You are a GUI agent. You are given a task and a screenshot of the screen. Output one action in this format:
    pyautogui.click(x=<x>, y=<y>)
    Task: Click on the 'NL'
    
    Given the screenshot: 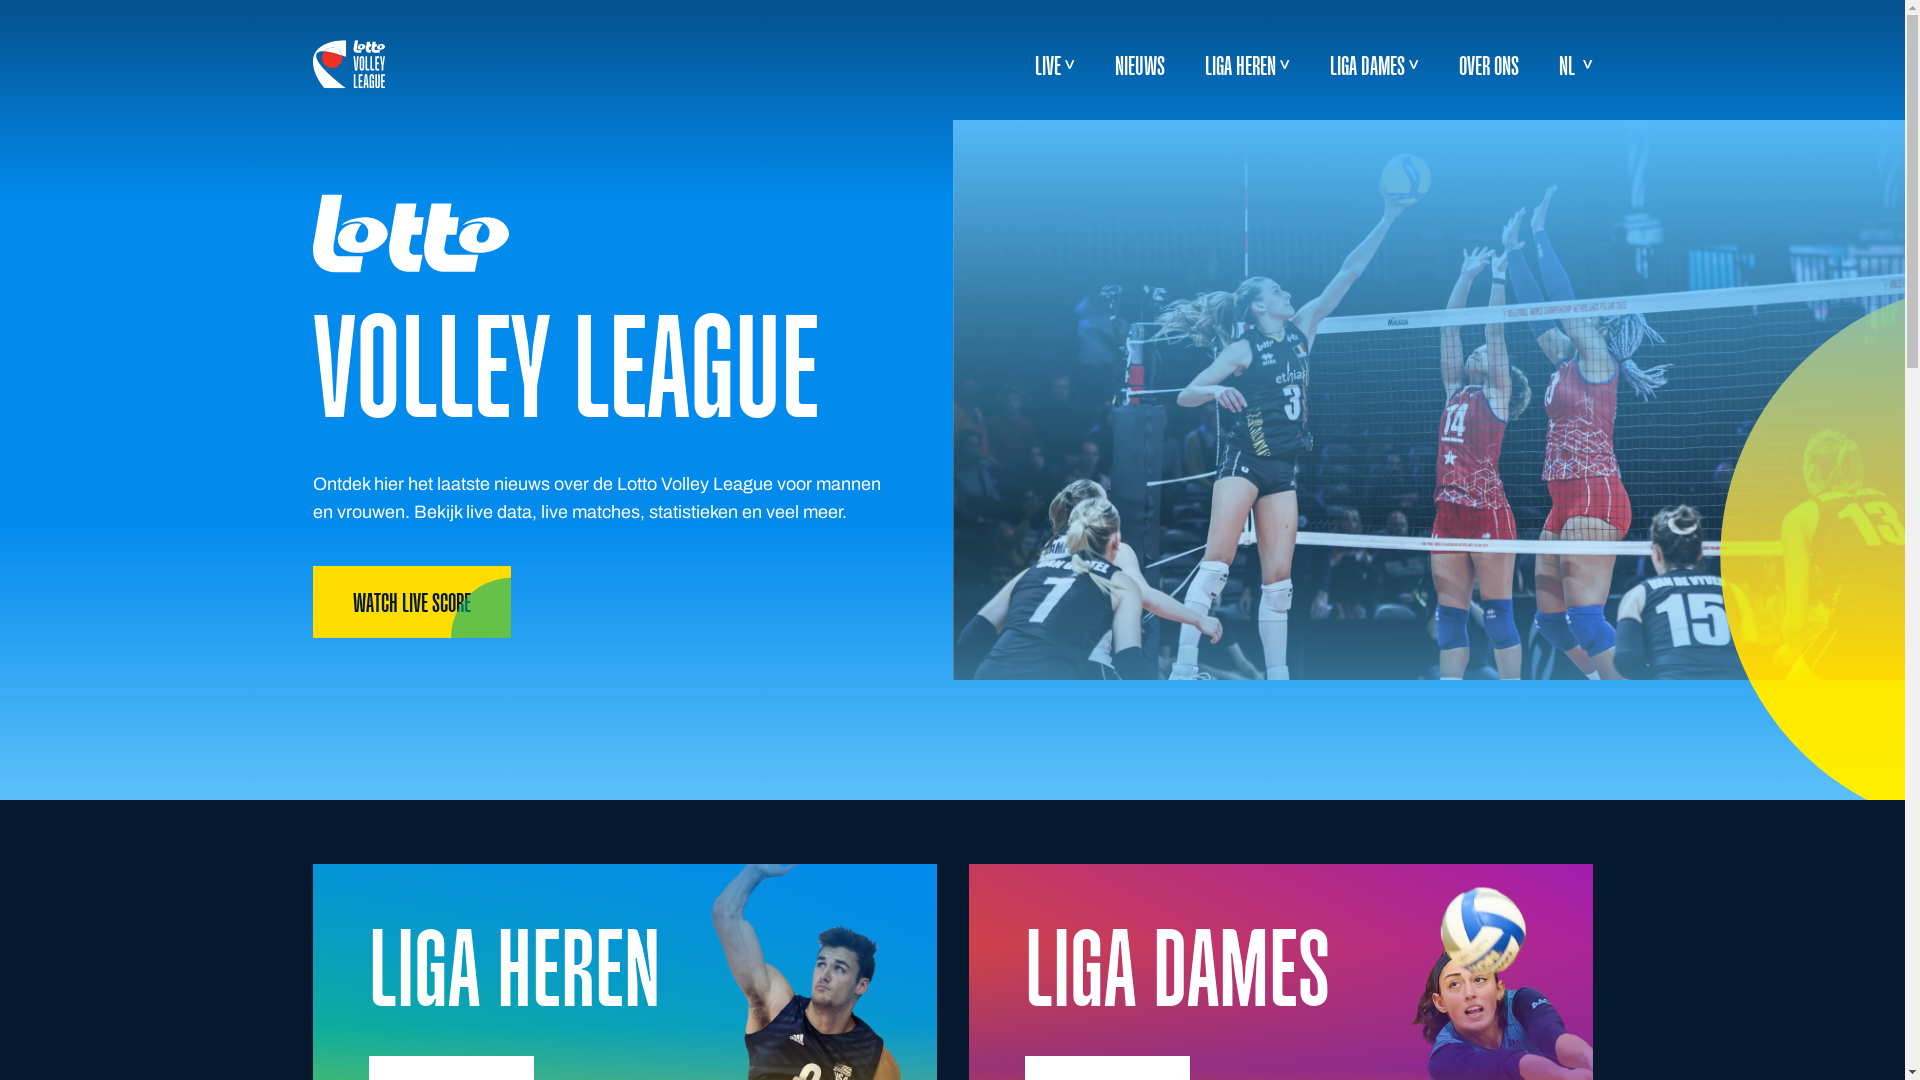 What is the action you would take?
    pyautogui.click(x=1557, y=63)
    